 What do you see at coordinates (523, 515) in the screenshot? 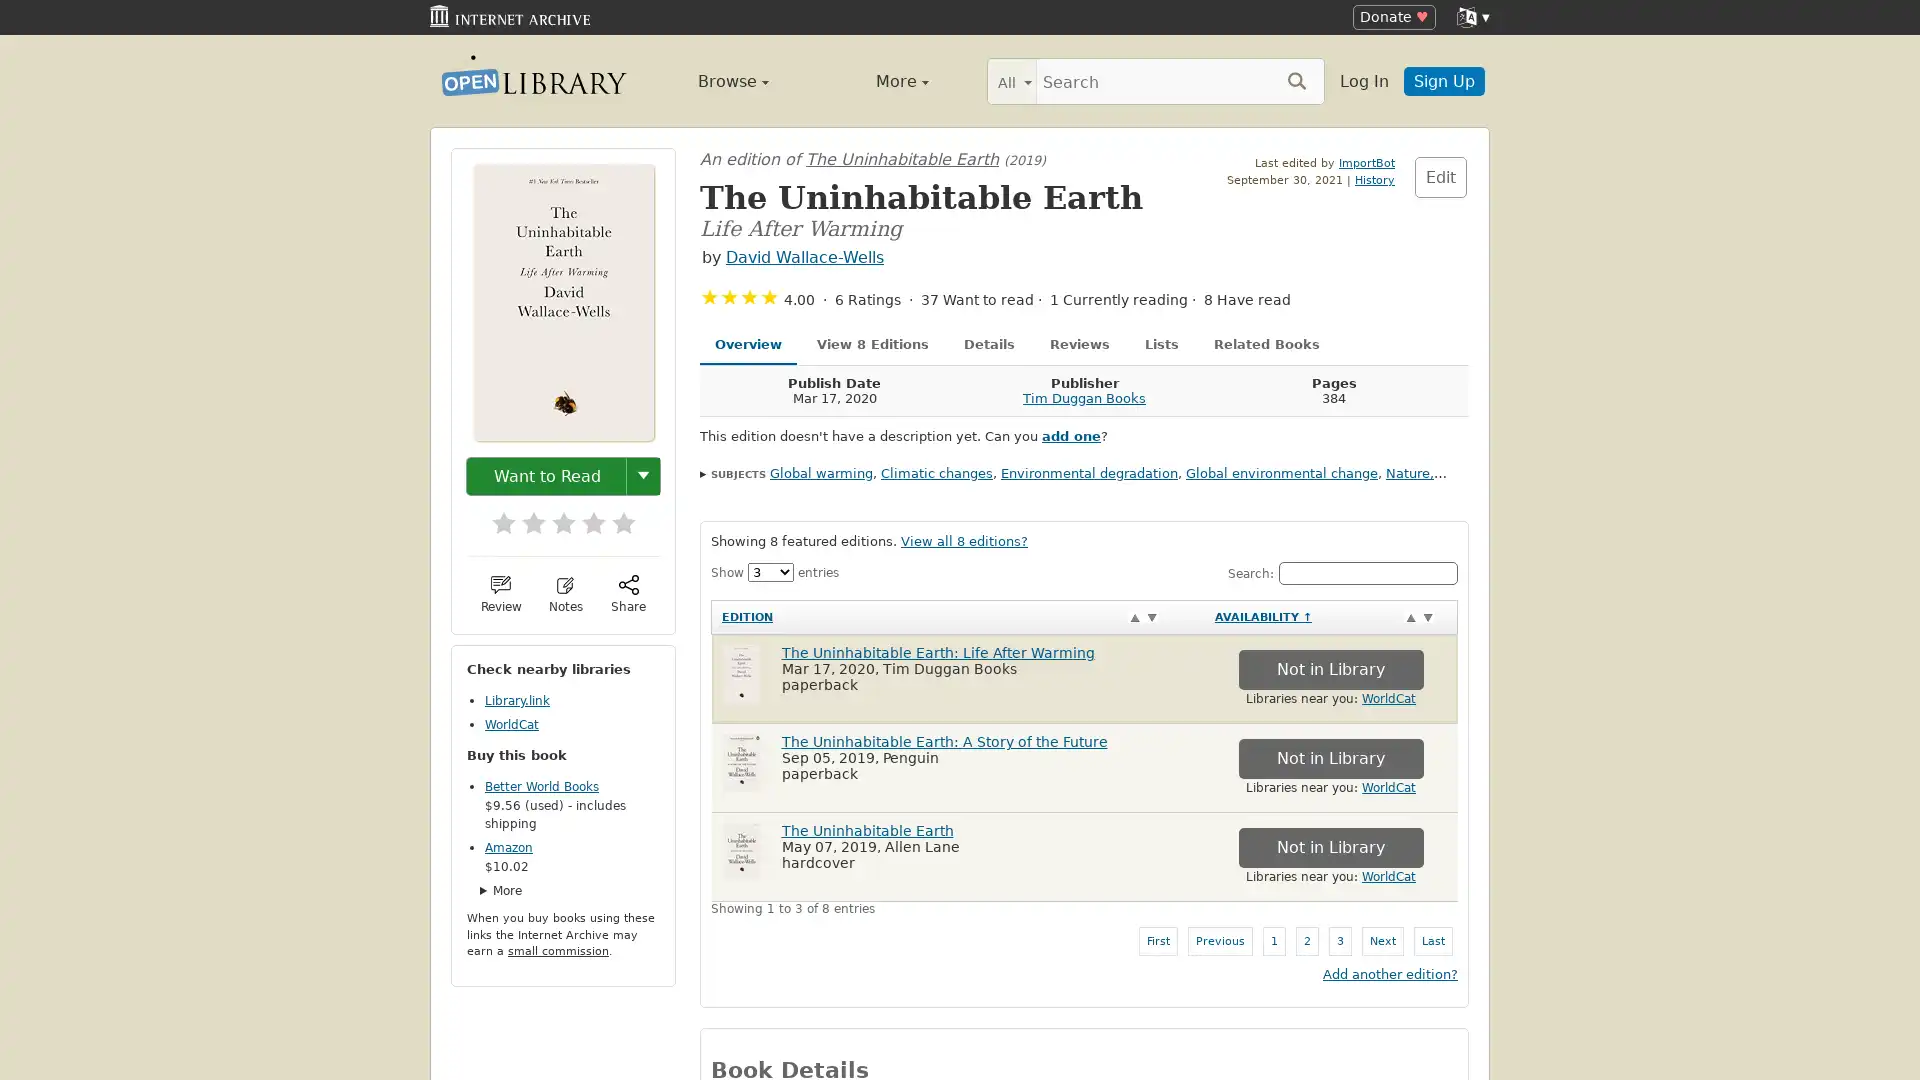
I see `2` at bounding box center [523, 515].